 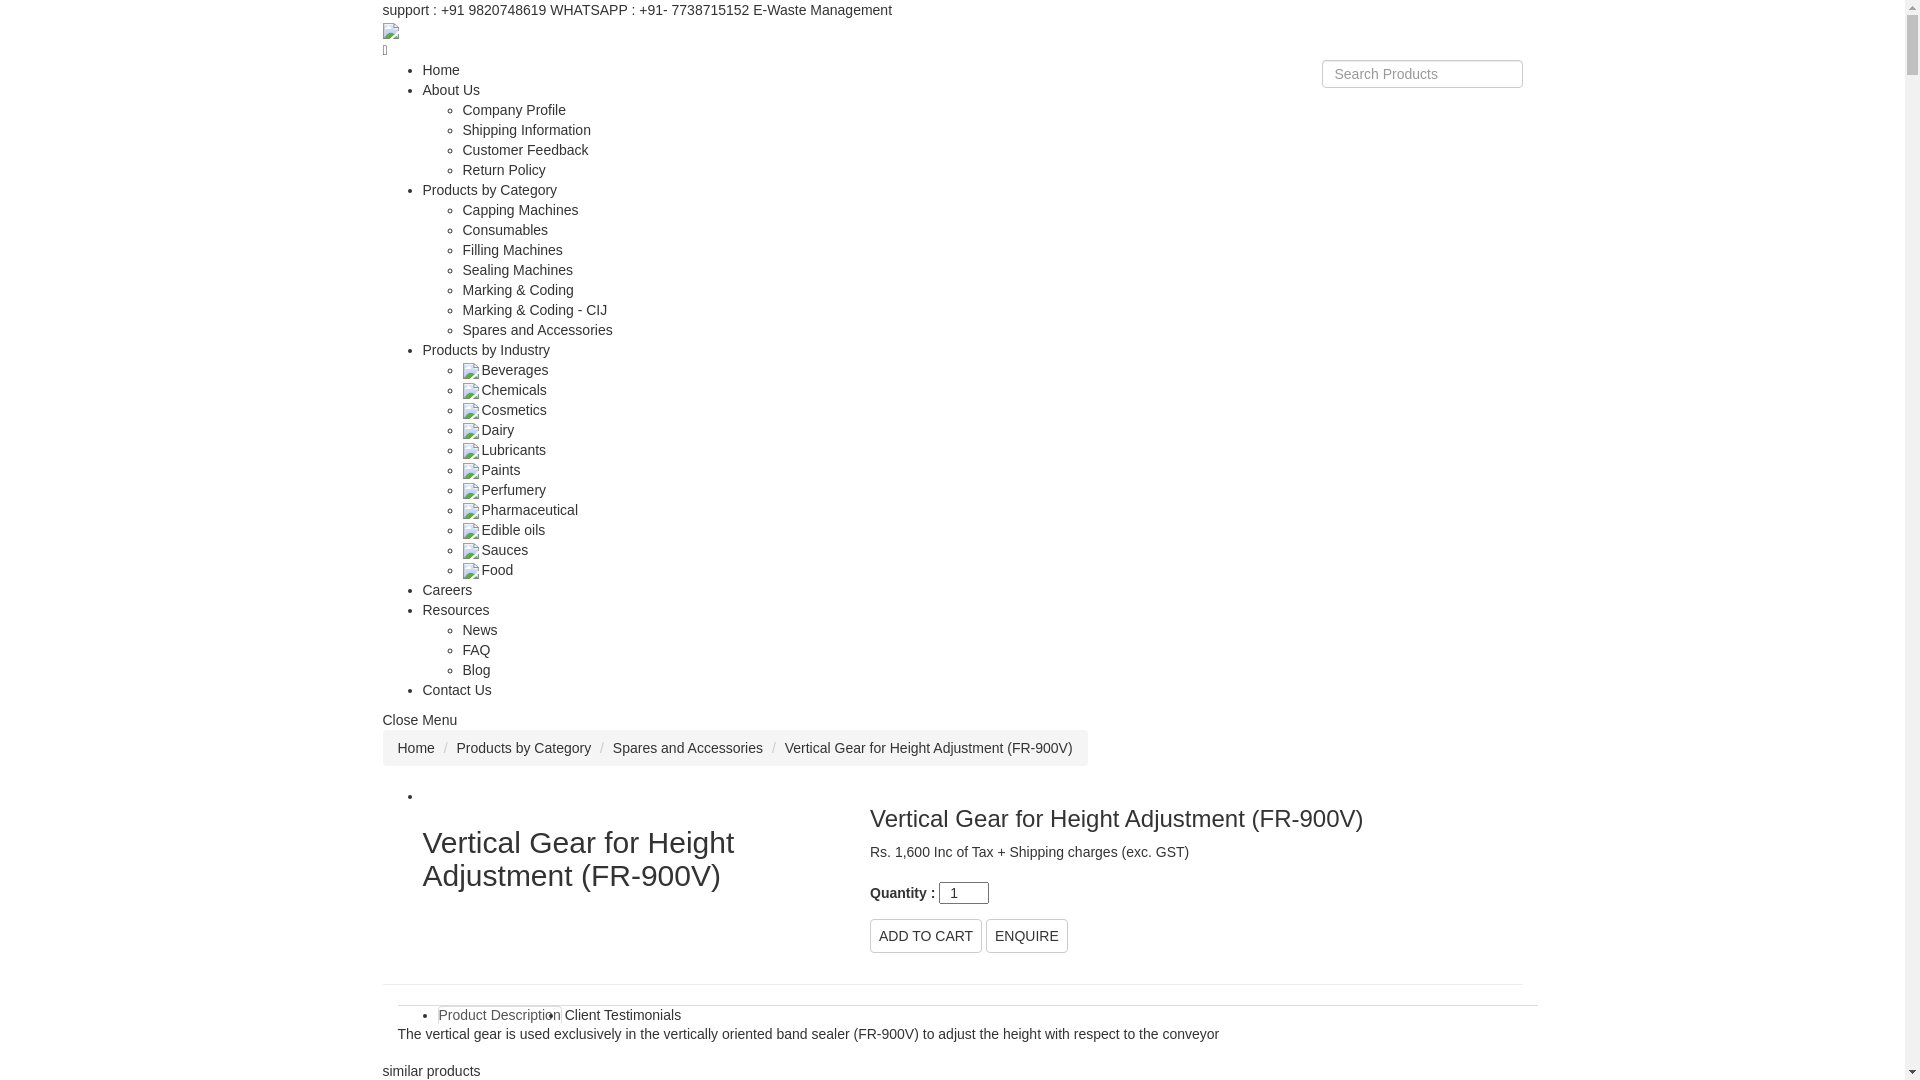 I want to click on 'Close Menu', so click(x=418, y=720).